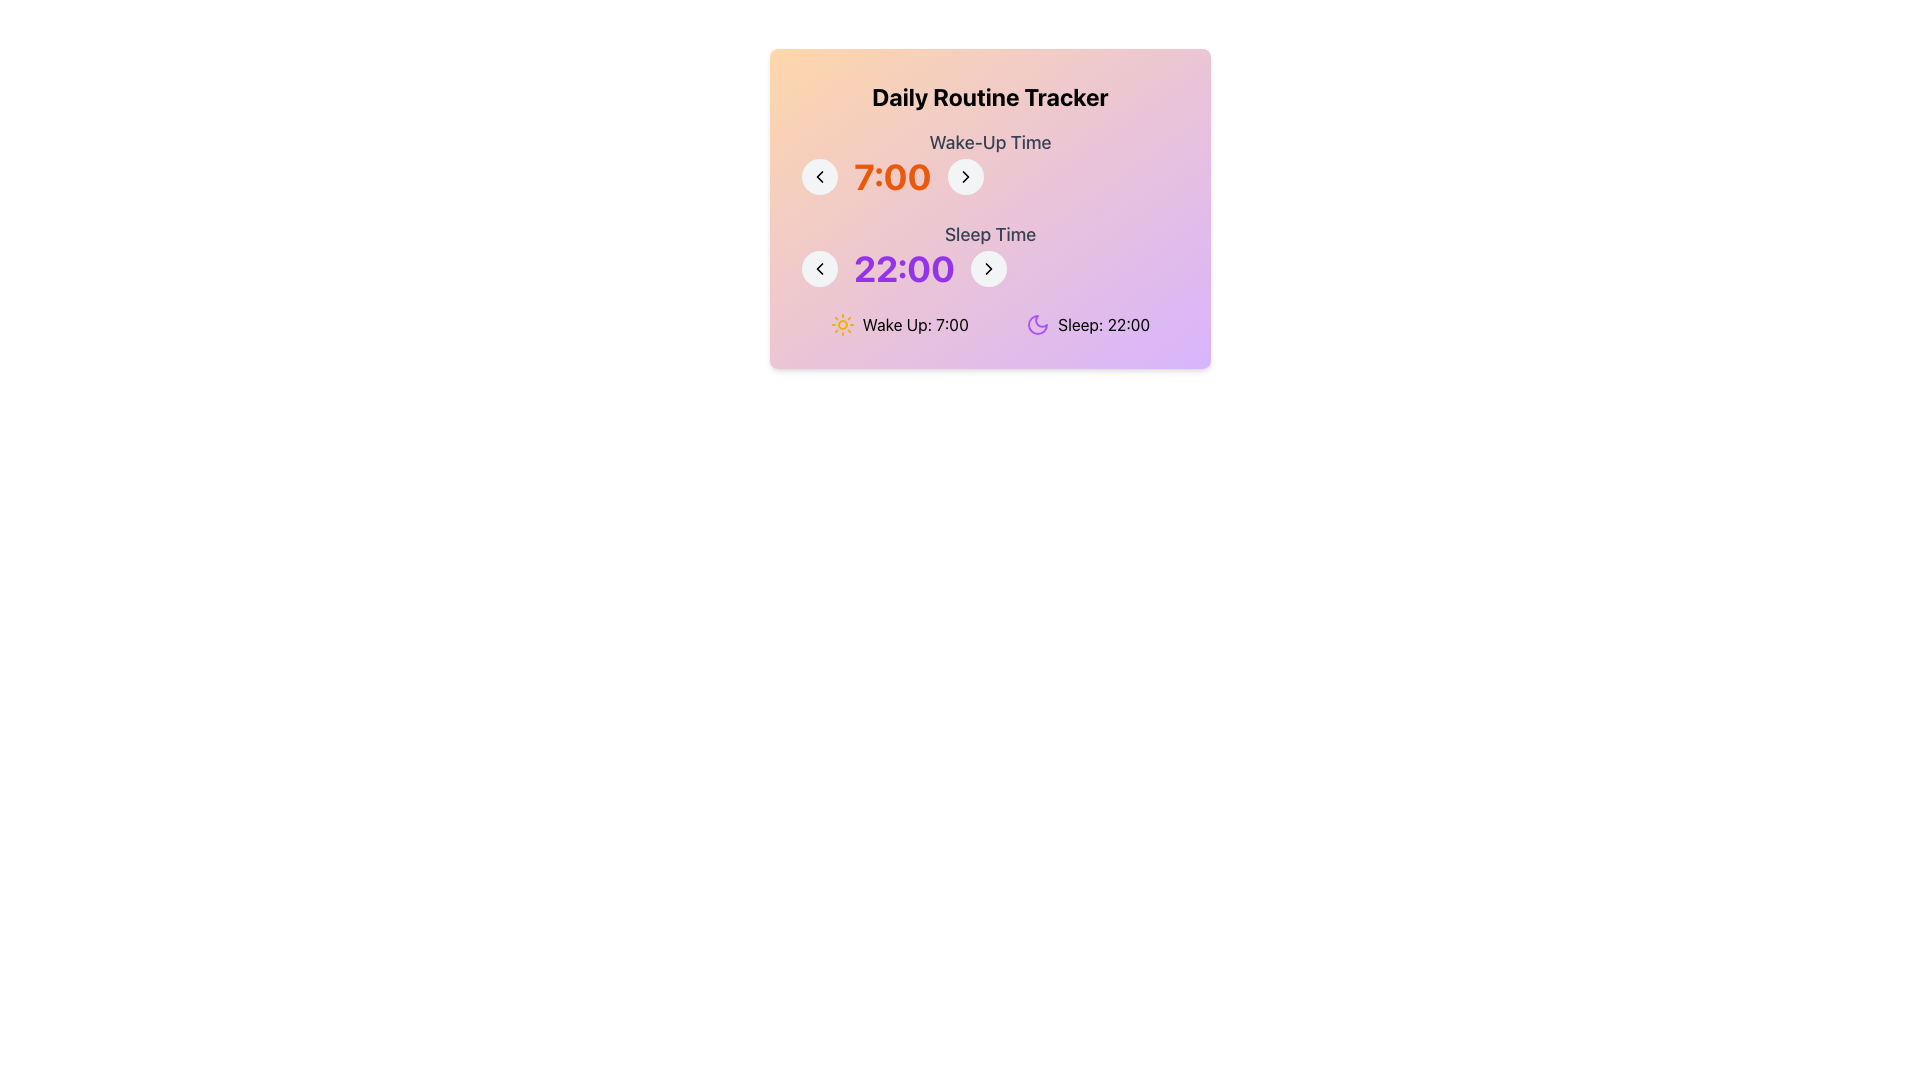 The height and width of the screenshot is (1080, 1920). I want to click on the circular button with a light gray background and a left-facing chevron arrow to decrease the time value '22:00', so click(820, 268).